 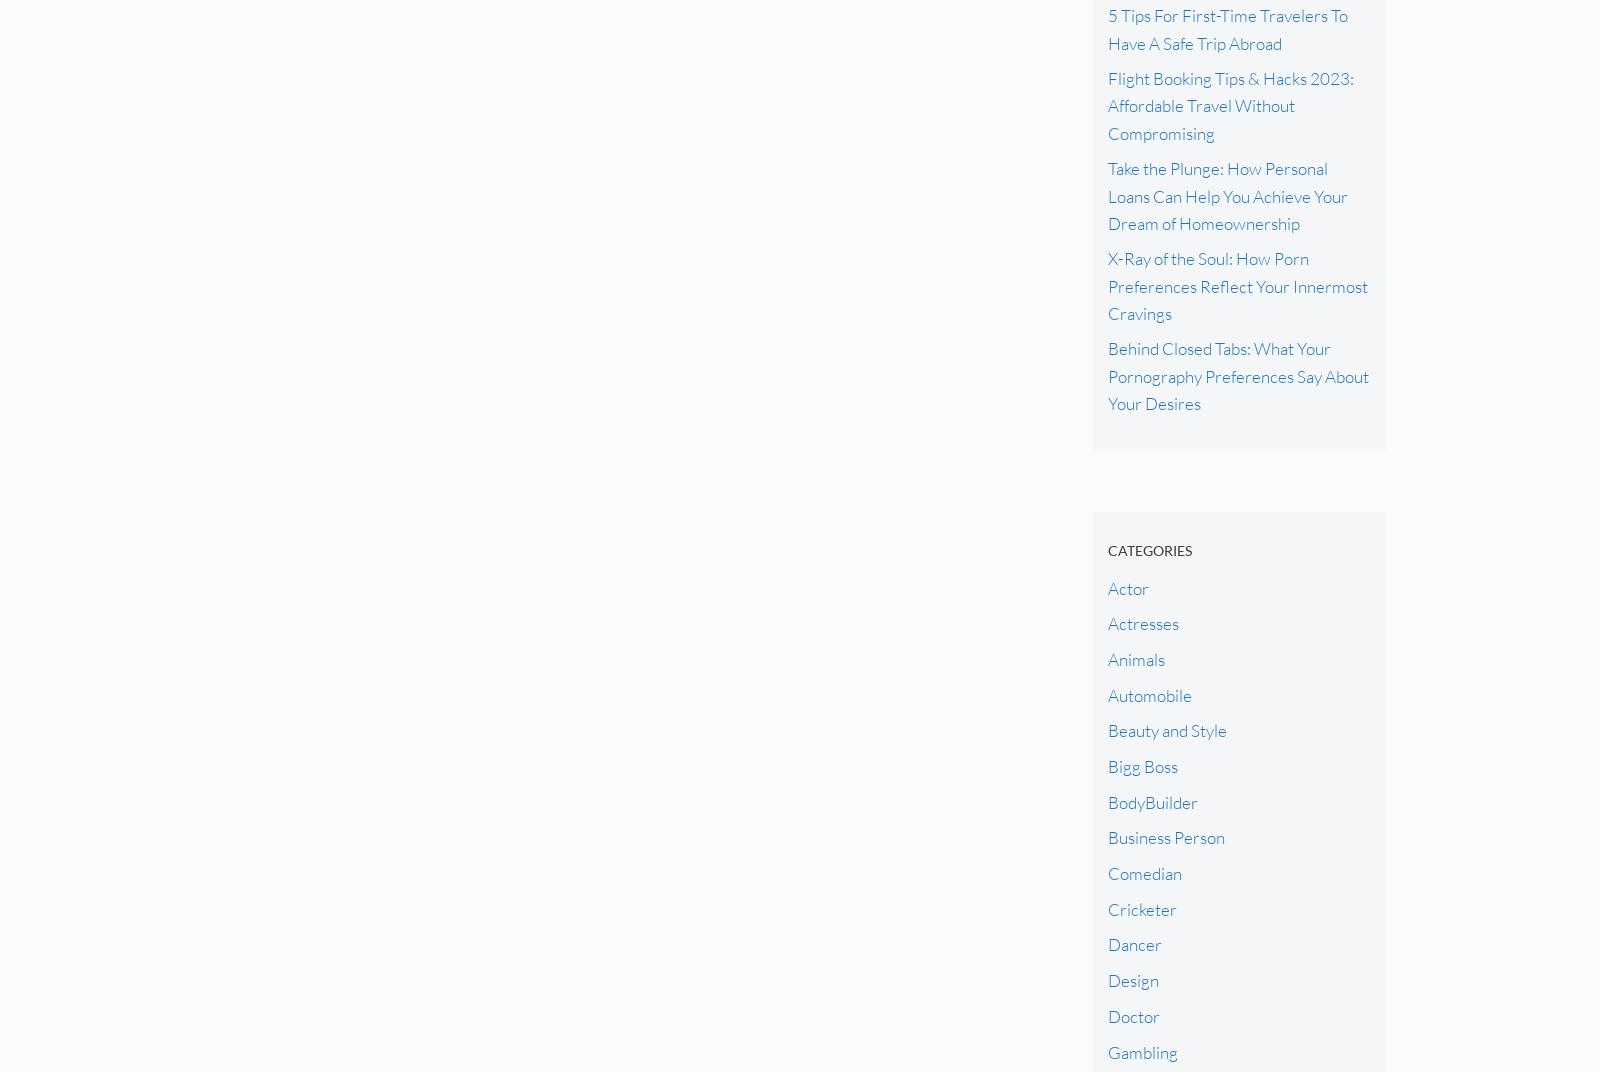 I want to click on 'BodyBuilder', so click(x=1152, y=801).